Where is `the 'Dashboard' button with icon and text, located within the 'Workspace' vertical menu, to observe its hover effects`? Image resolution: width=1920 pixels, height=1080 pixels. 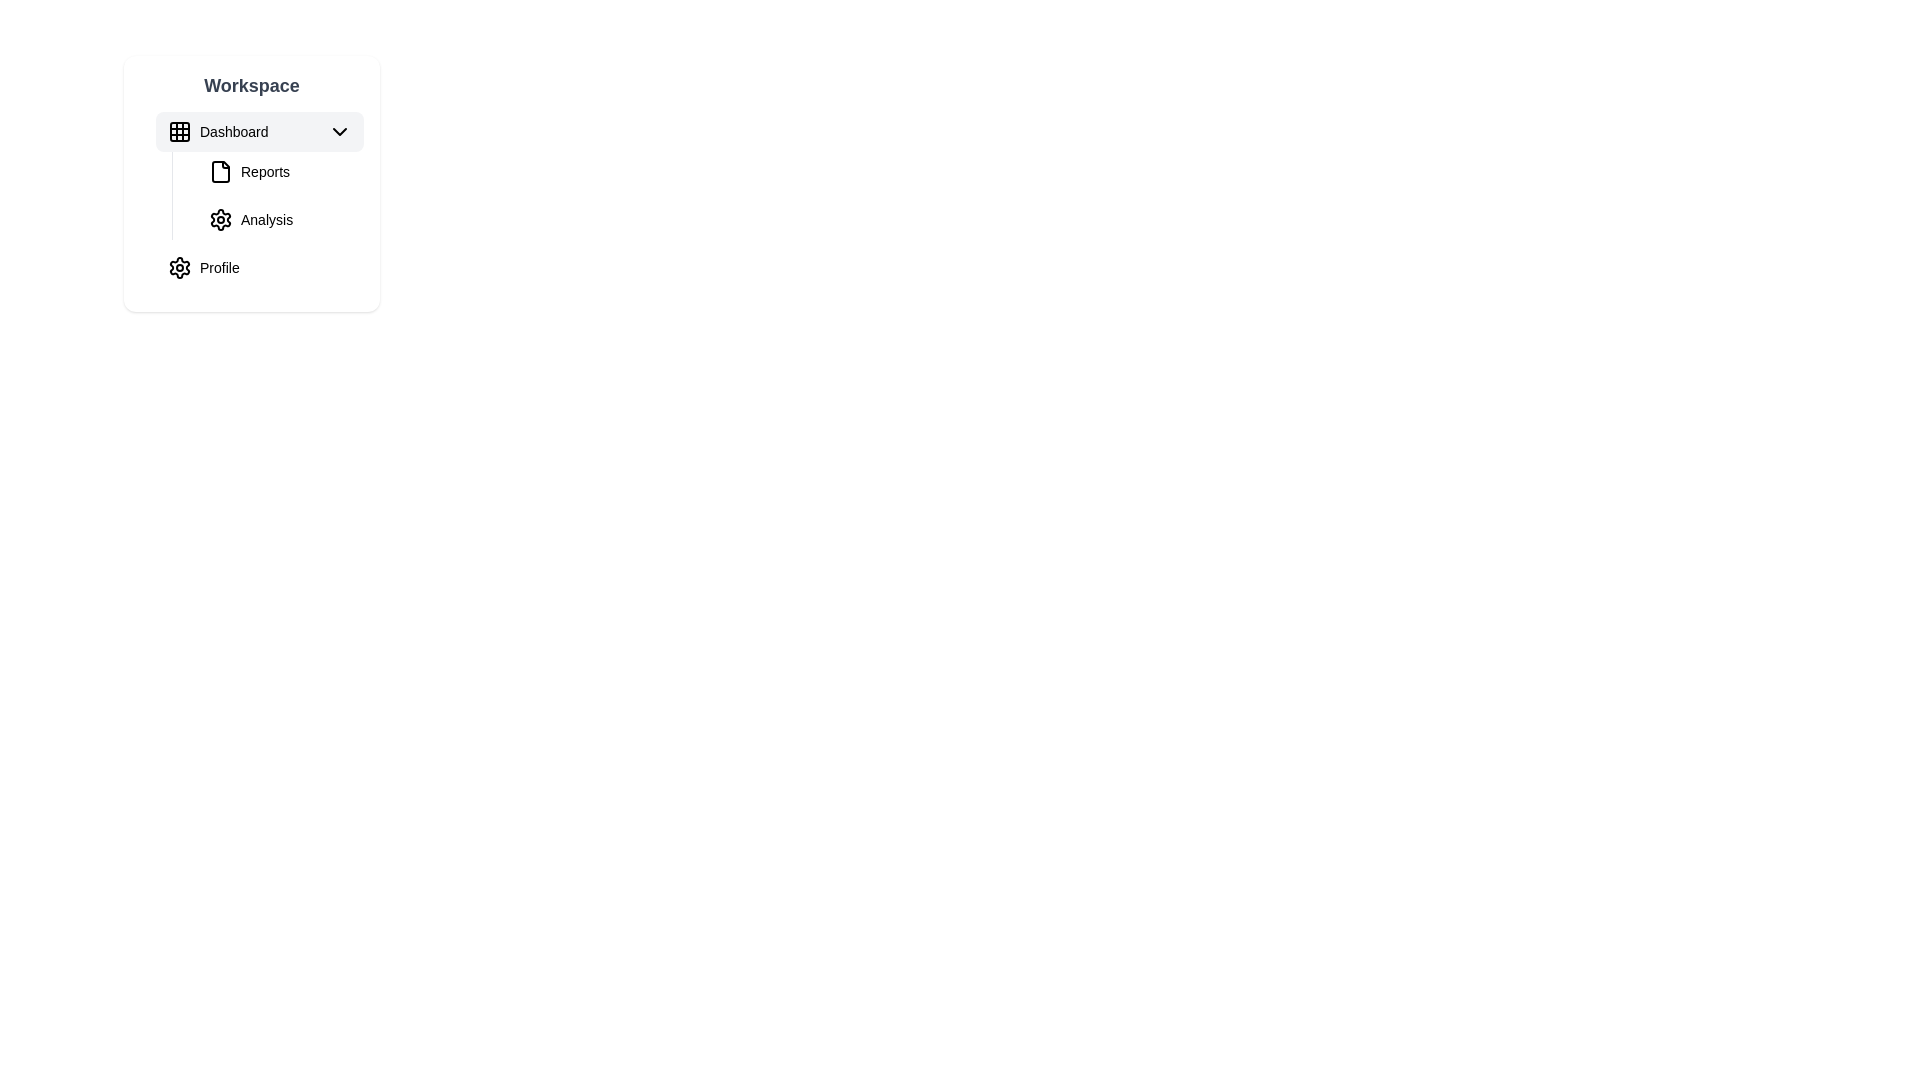
the 'Dashboard' button with icon and text, located within the 'Workspace' vertical menu, to observe its hover effects is located at coordinates (258, 131).